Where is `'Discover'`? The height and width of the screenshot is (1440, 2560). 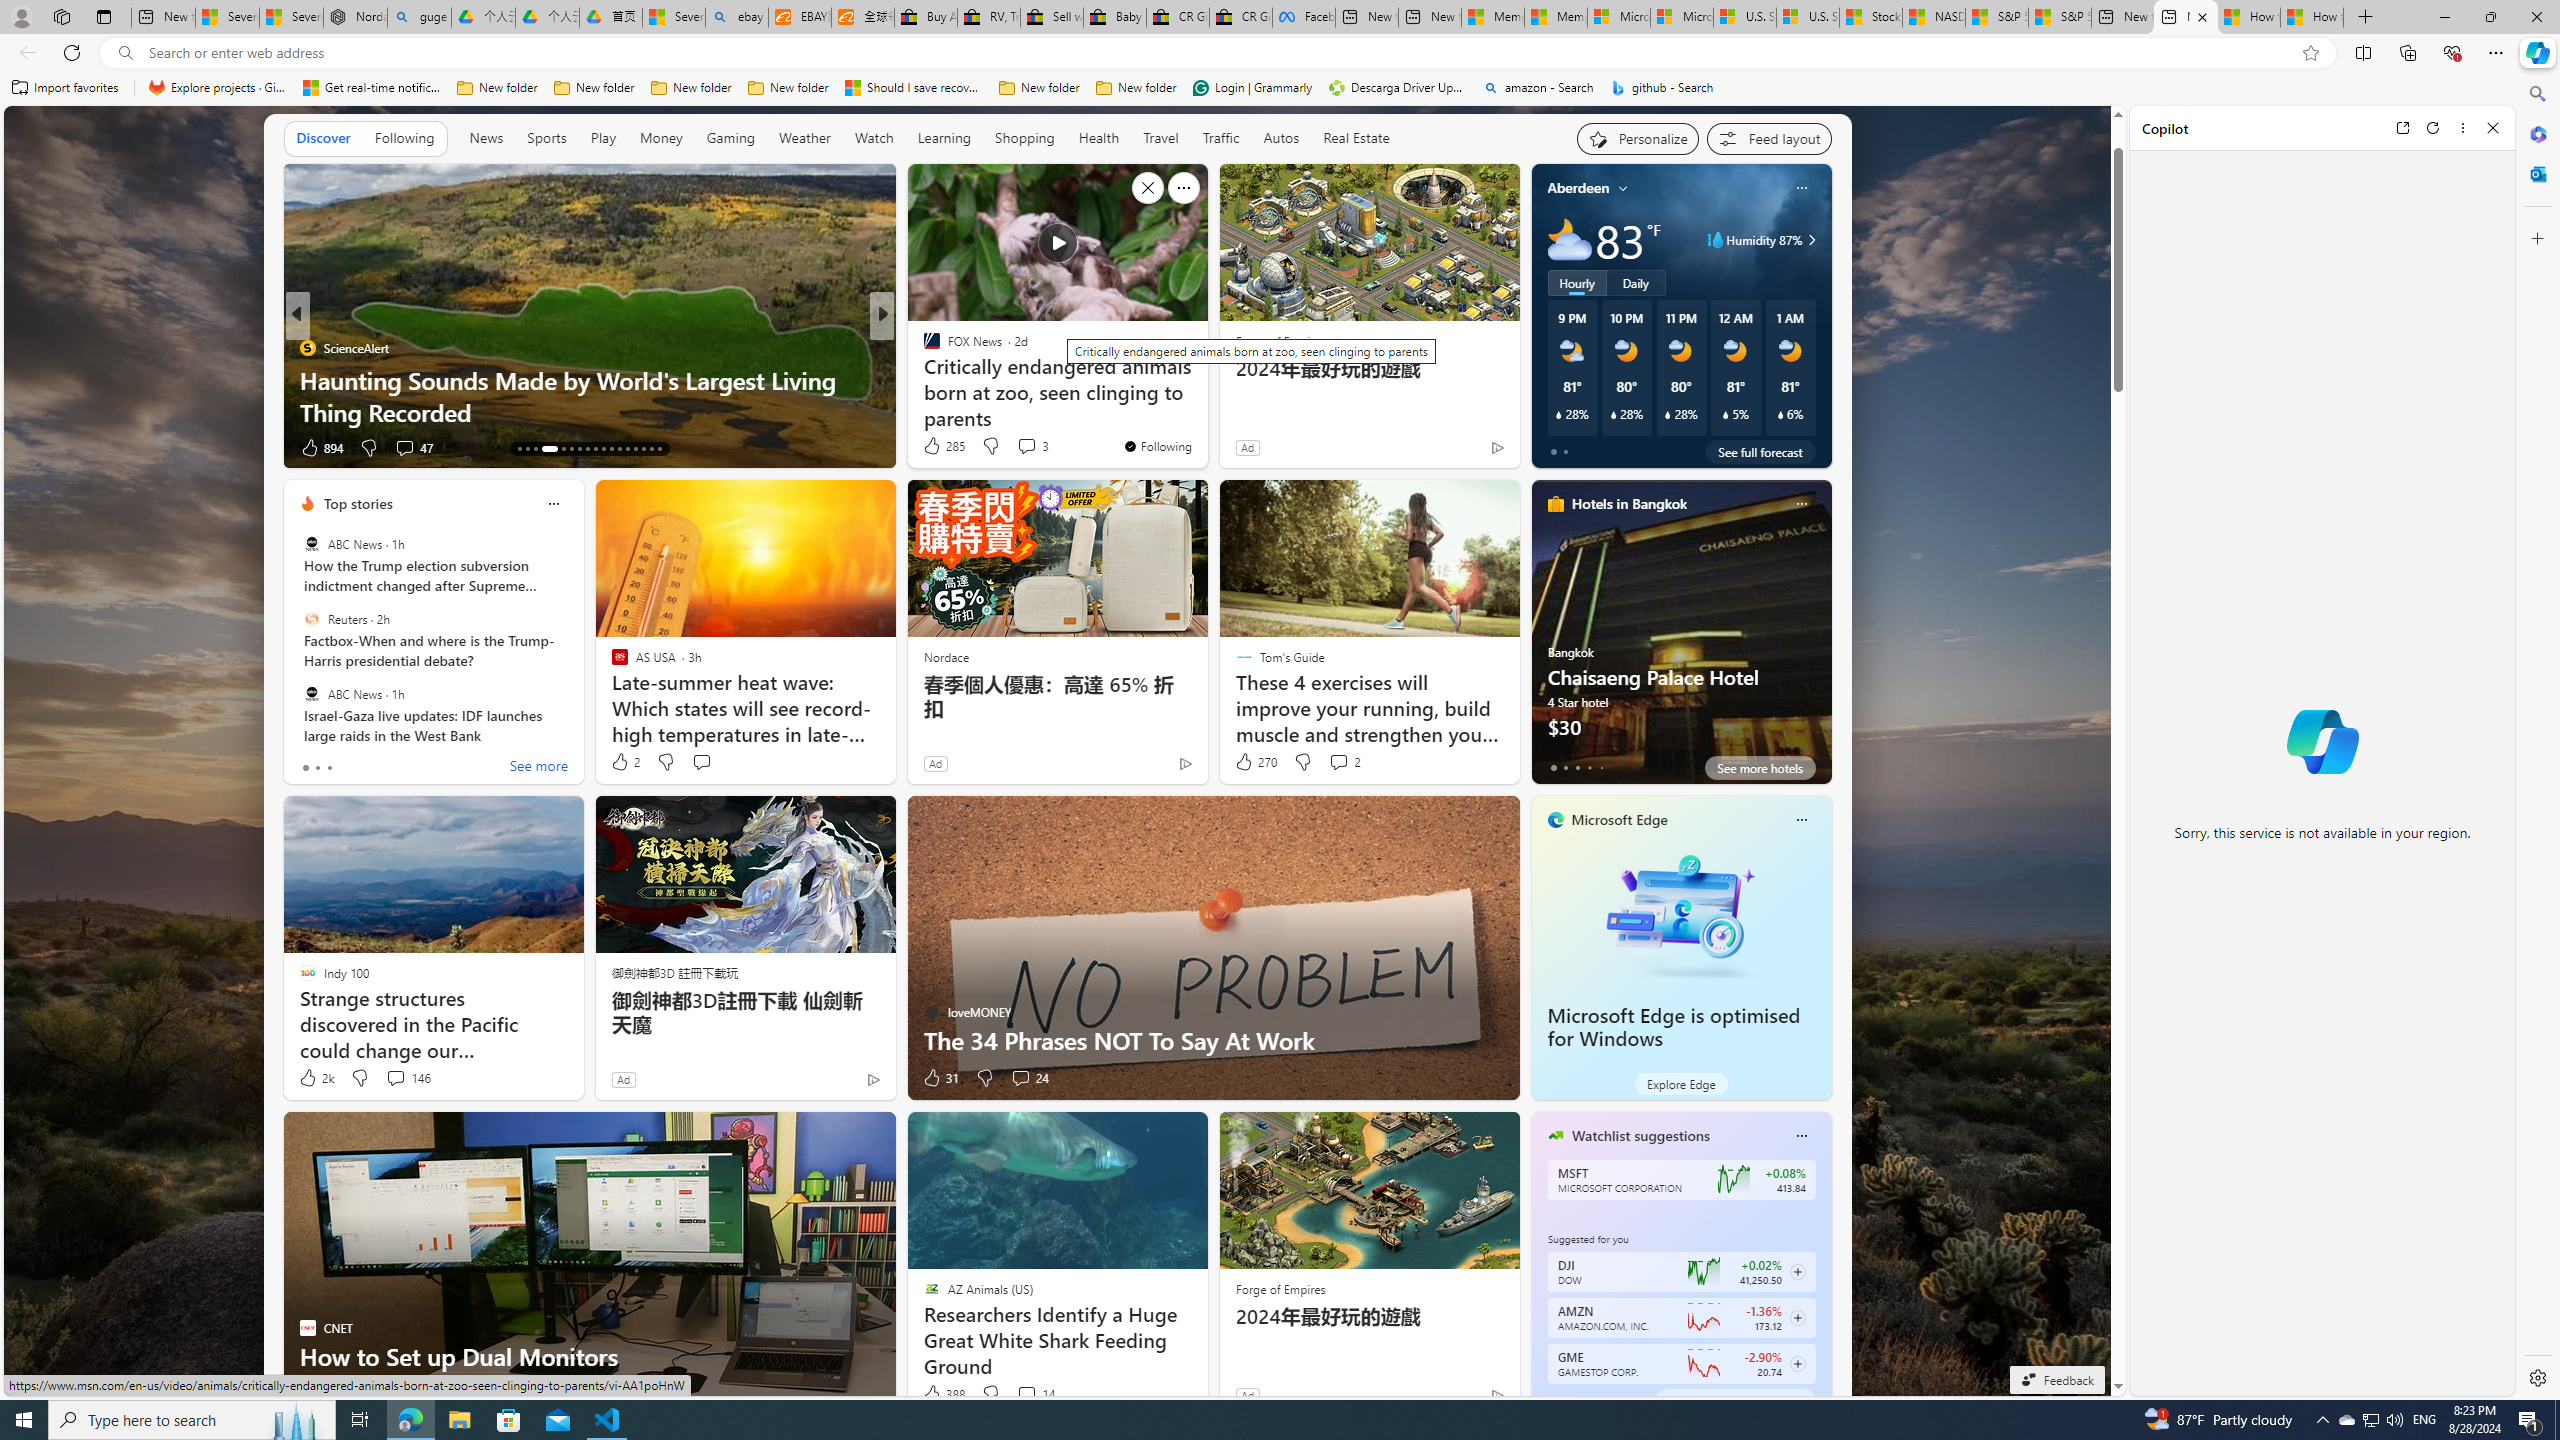
'Discover' is located at coordinates (322, 137).